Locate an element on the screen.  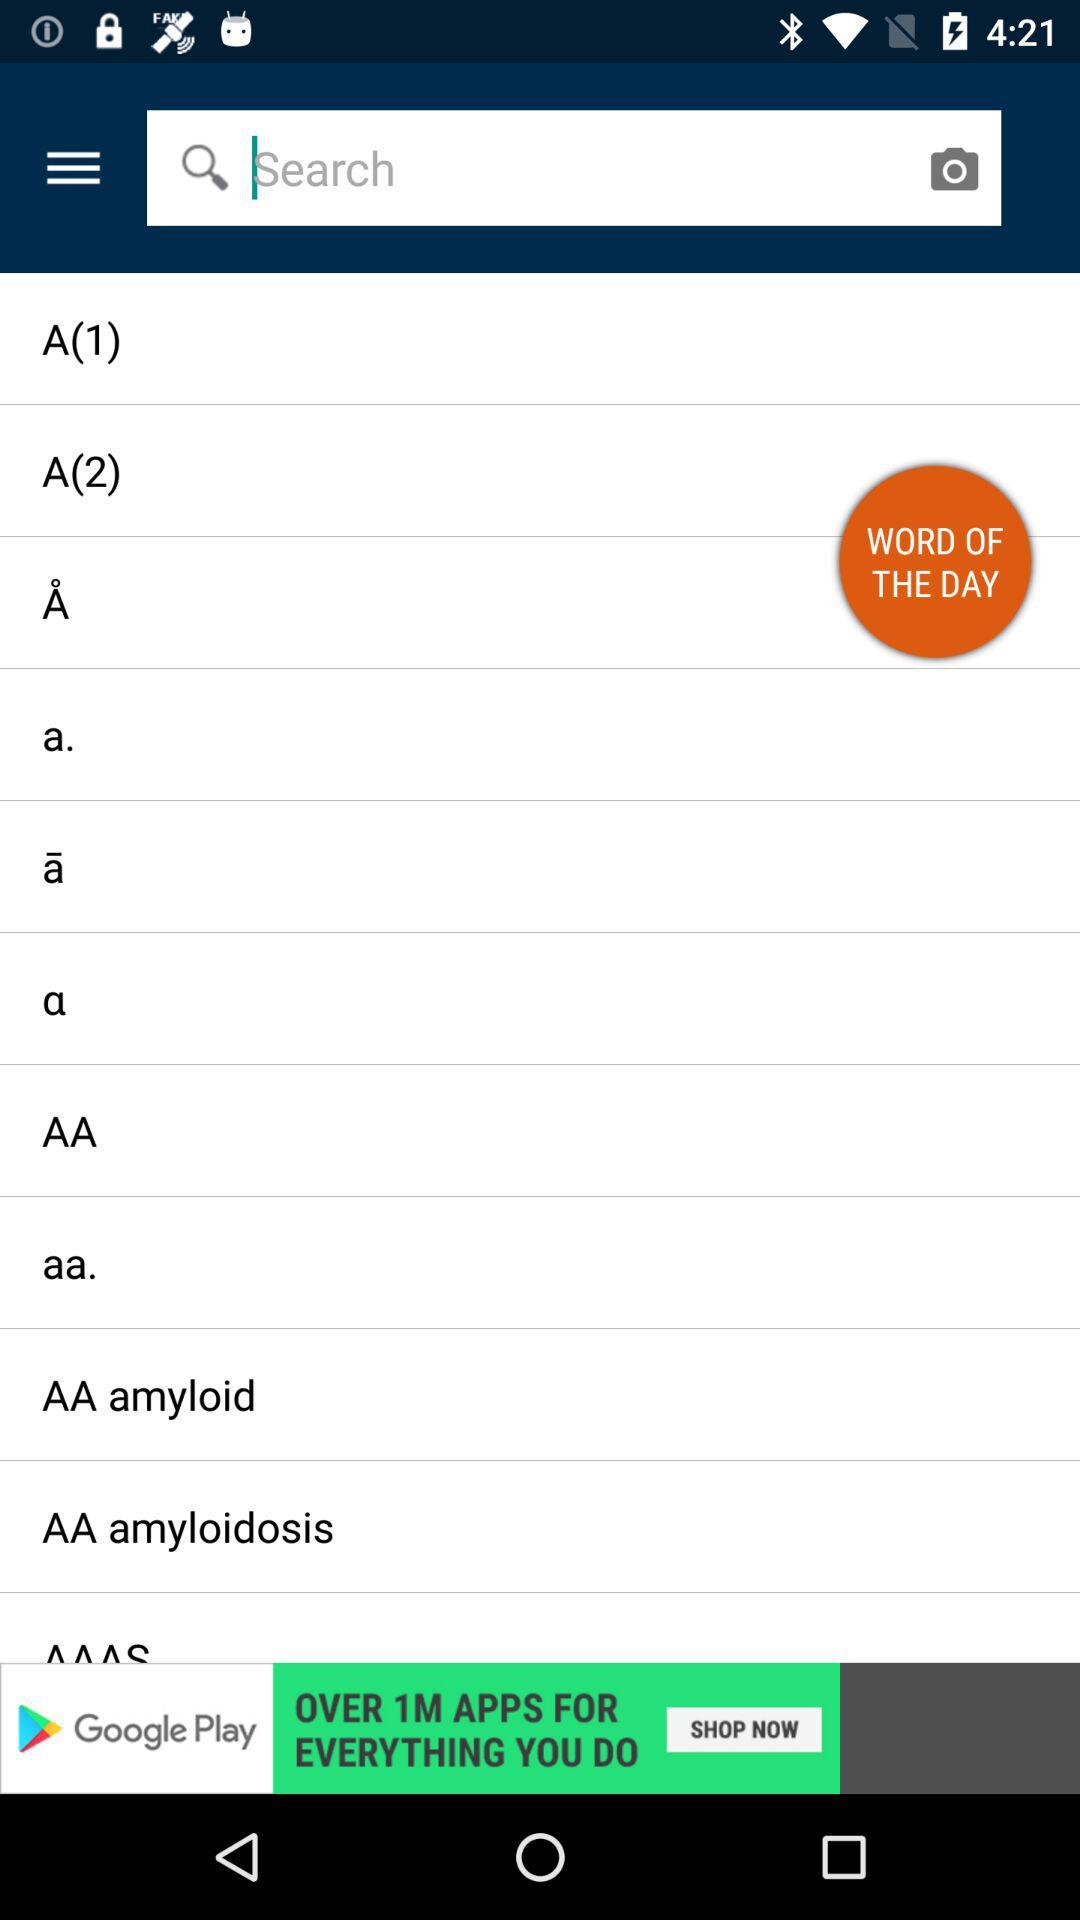
clickable advertisement is located at coordinates (540, 1727).